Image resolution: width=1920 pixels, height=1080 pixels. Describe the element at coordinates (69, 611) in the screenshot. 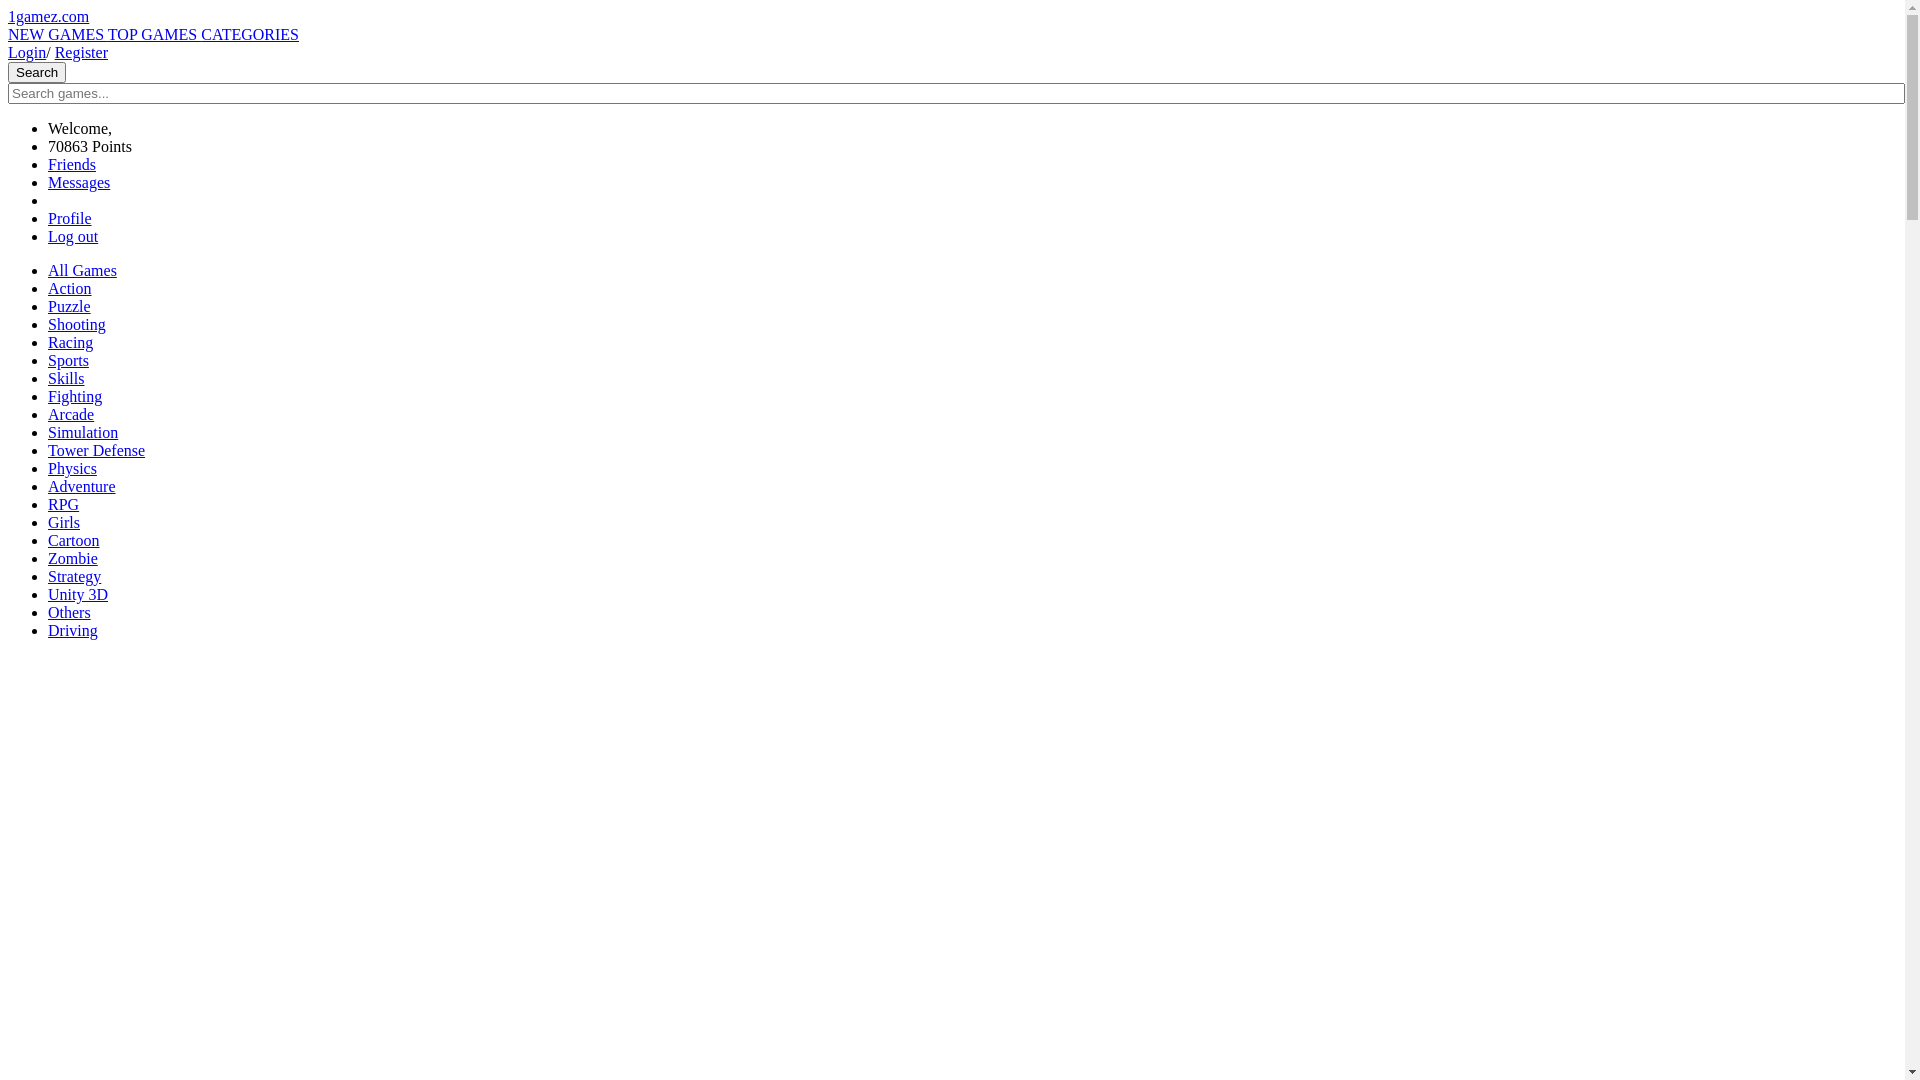

I see `'Others'` at that location.